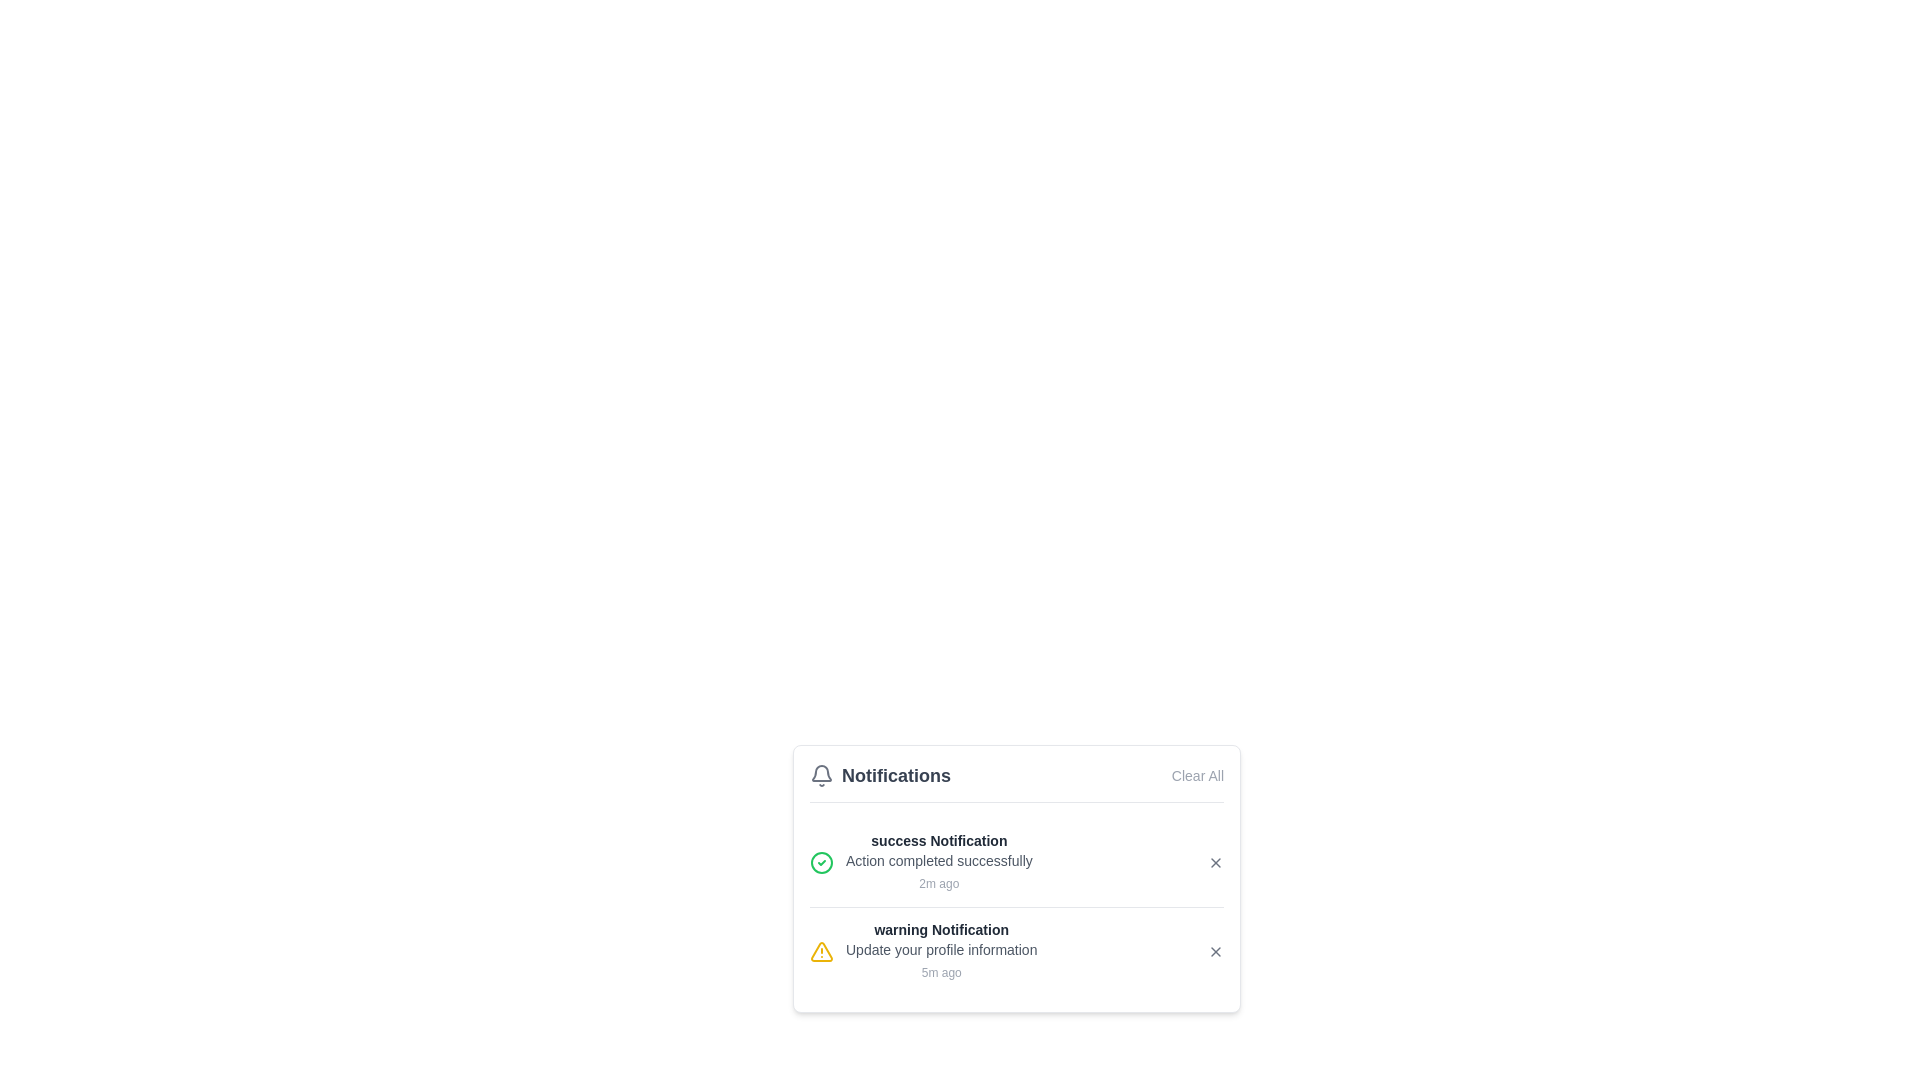 This screenshot has width=1920, height=1080. What do you see at coordinates (1214, 862) in the screenshot?
I see `the dismiss button located at the extreme right of the 'success Notification' entry` at bounding box center [1214, 862].